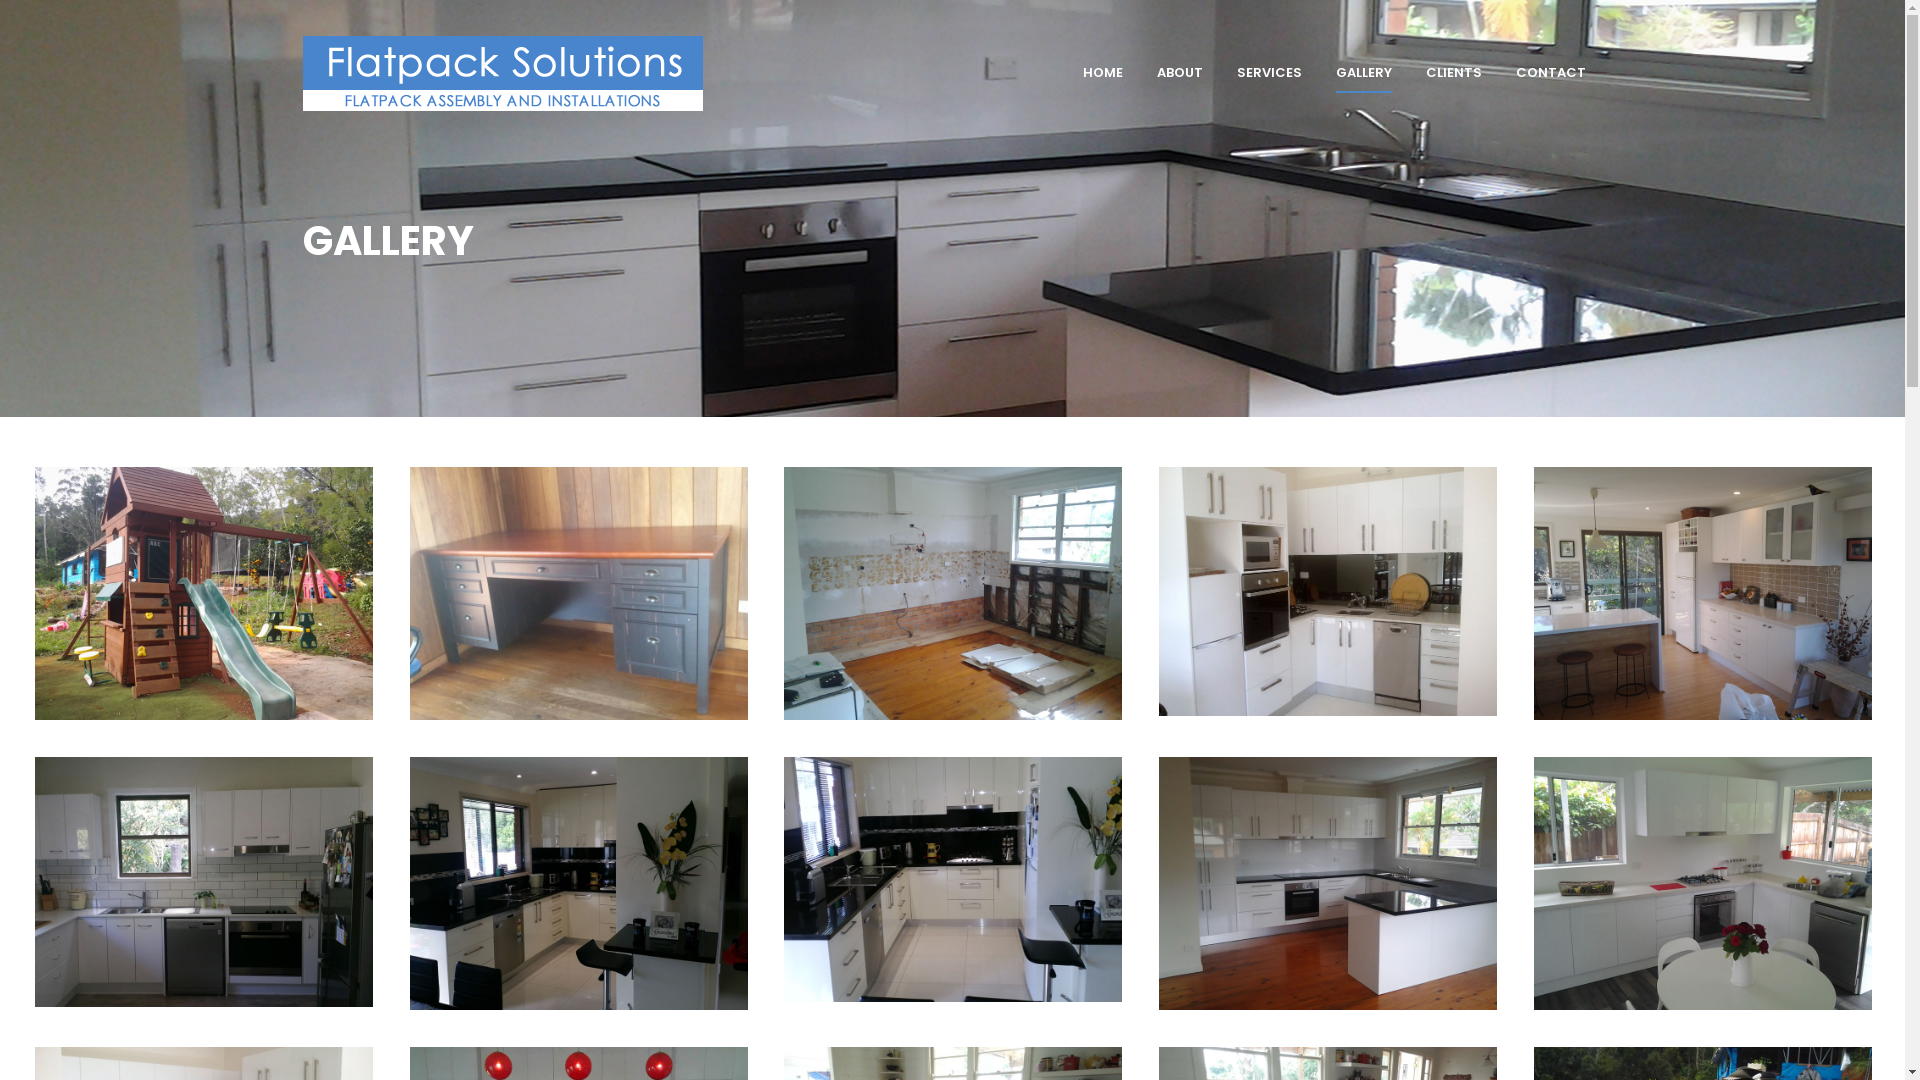  I want to click on 'CONTACT', so click(1549, 72).